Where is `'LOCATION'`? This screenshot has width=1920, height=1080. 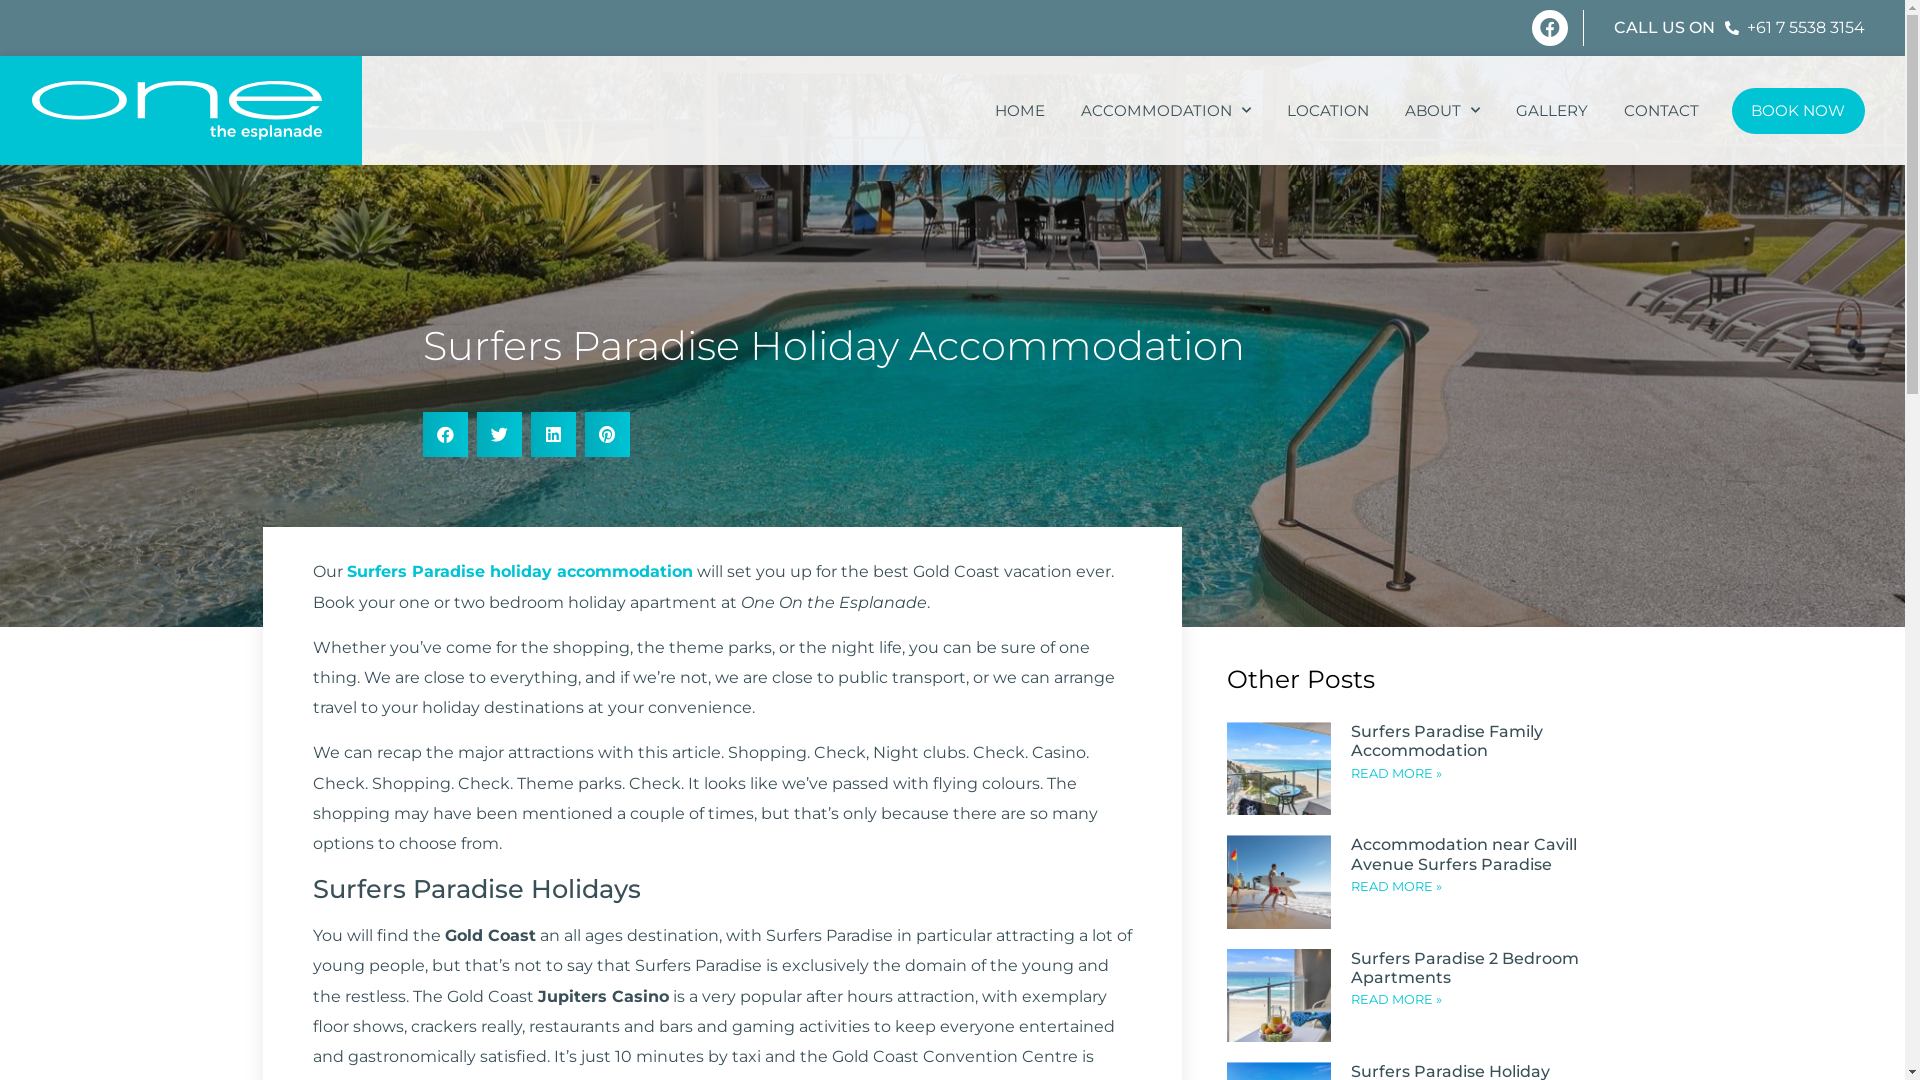 'LOCATION' is located at coordinates (1326, 111).